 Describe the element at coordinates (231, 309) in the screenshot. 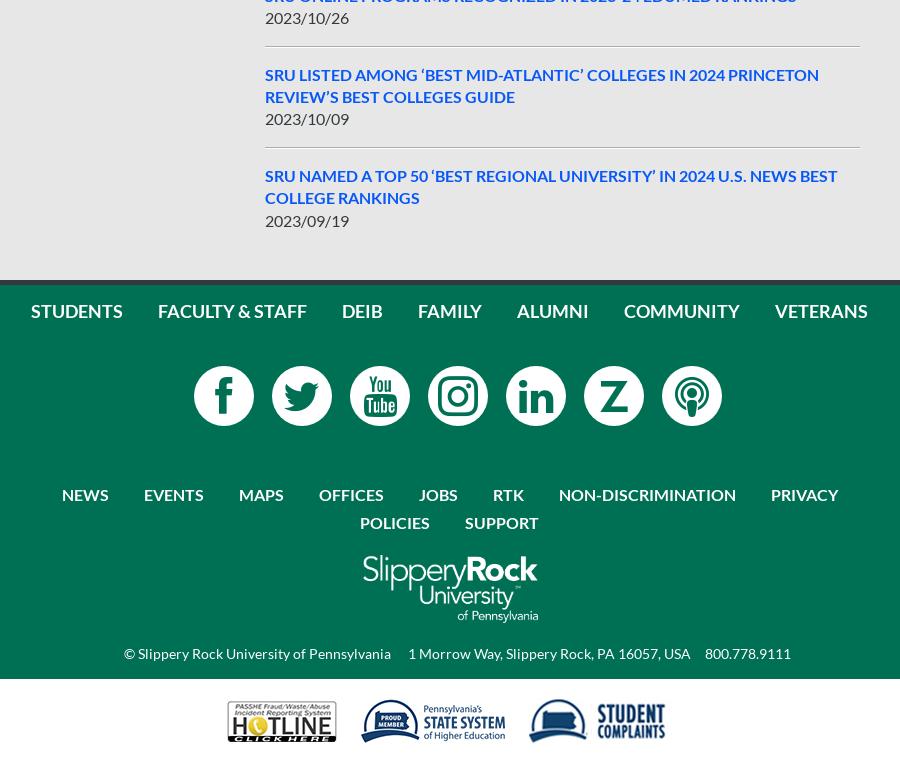

I see `'Faculty & Staff'` at that location.